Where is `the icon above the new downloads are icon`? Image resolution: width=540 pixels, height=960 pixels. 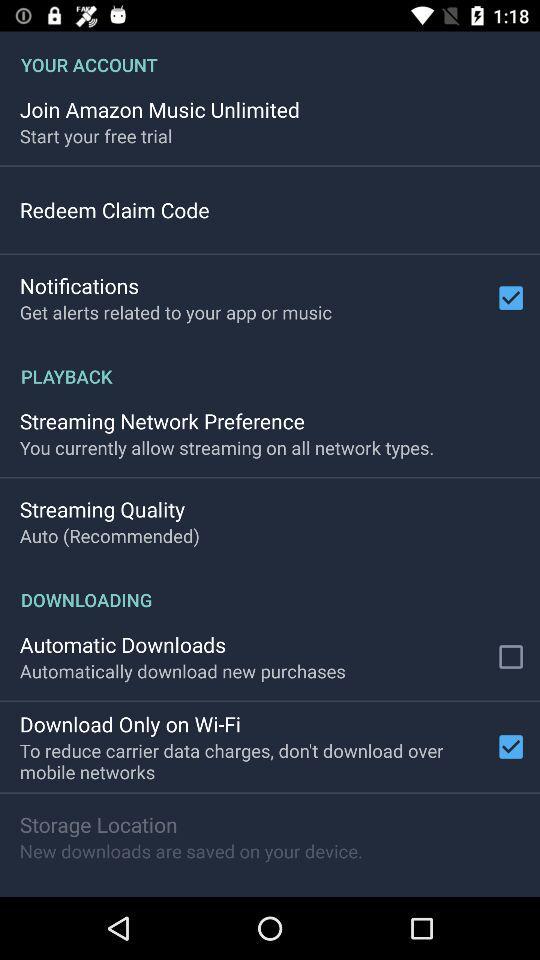 the icon above the new downloads are icon is located at coordinates (97, 824).